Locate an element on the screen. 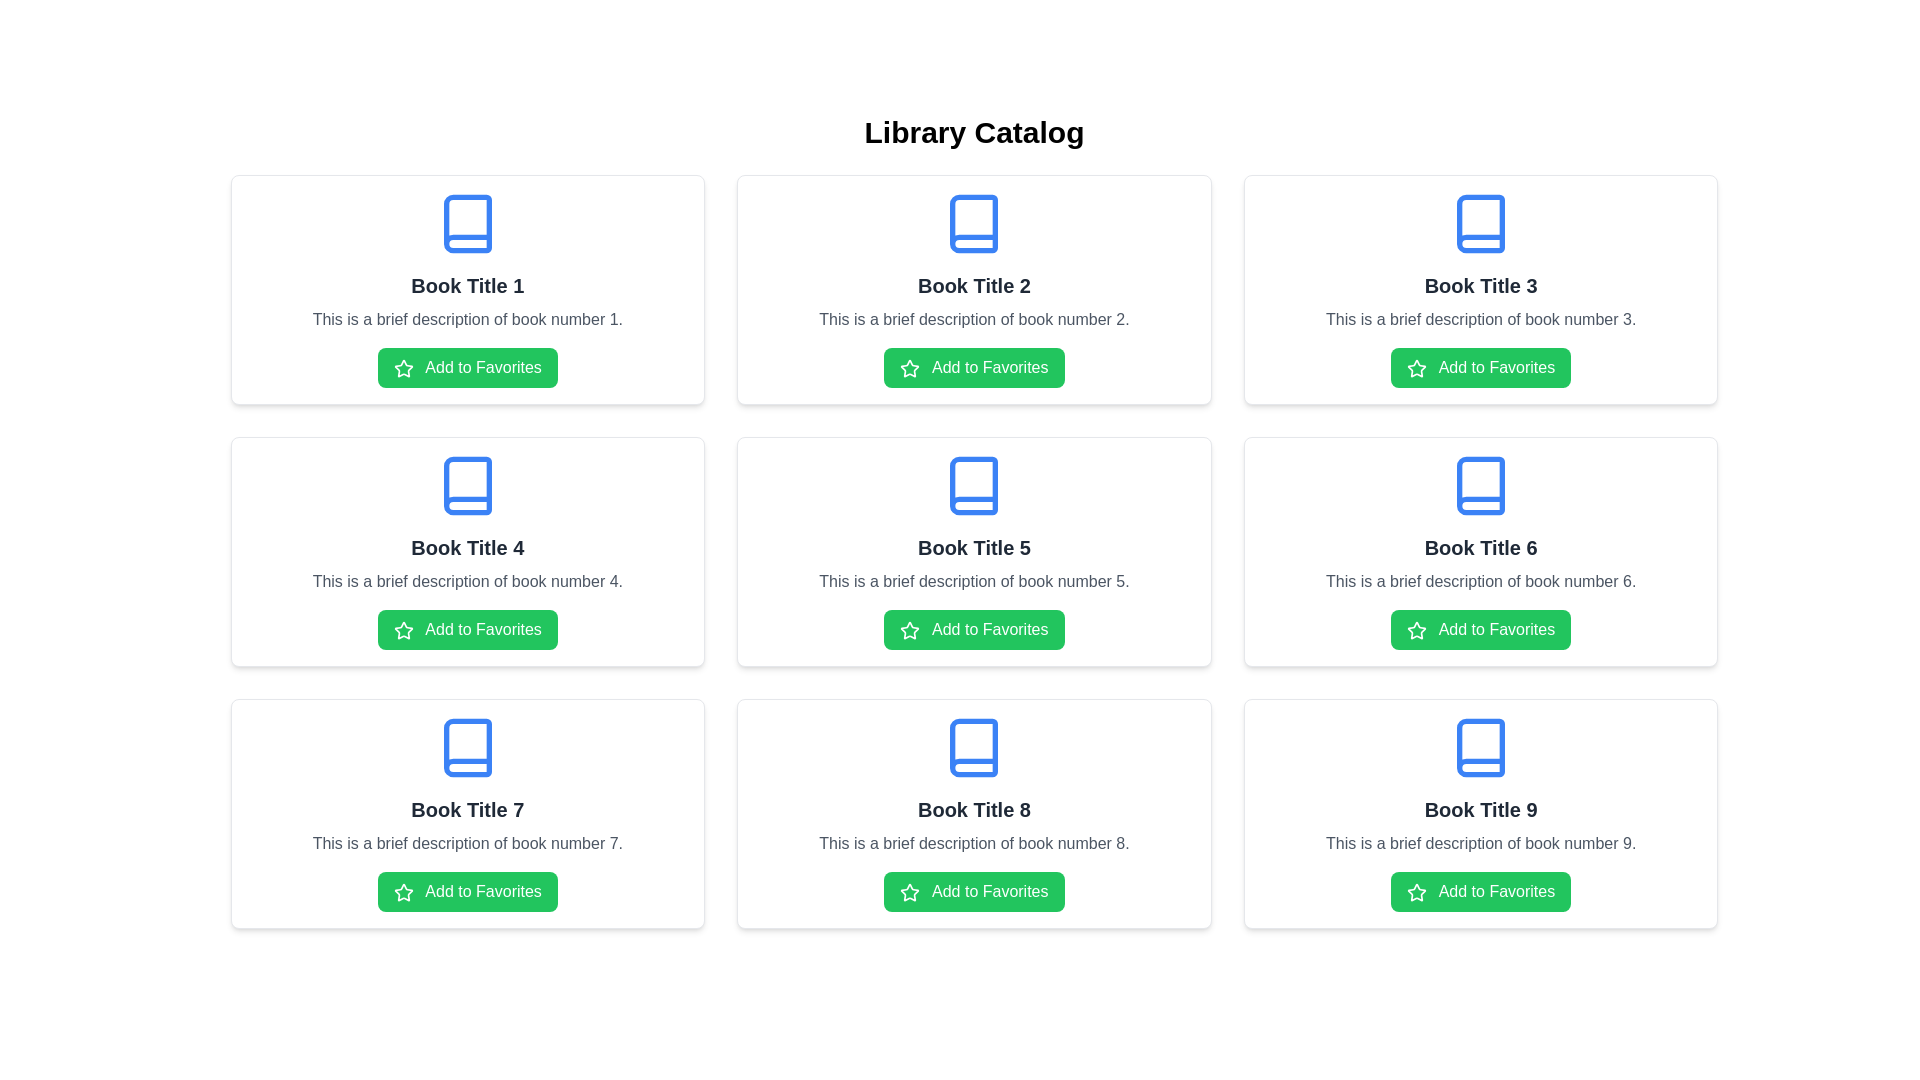  the green star icon with a white border located to the left of the 'Add to Favorites' button in the top-left card of the 3x3 grid is located at coordinates (402, 368).